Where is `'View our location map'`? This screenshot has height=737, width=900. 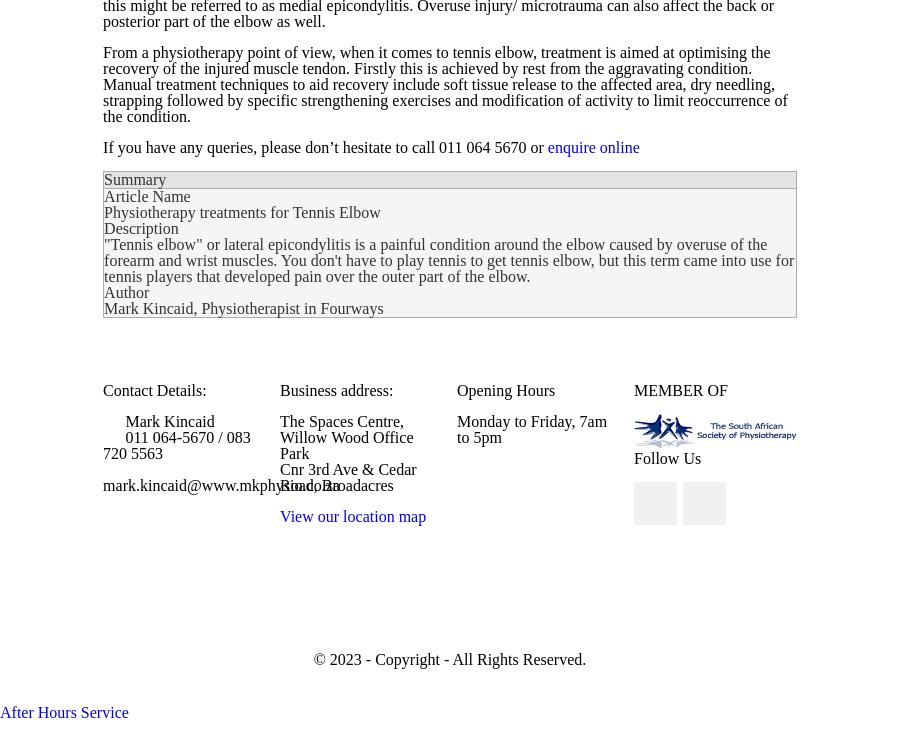
'View our location map' is located at coordinates (352, 515).